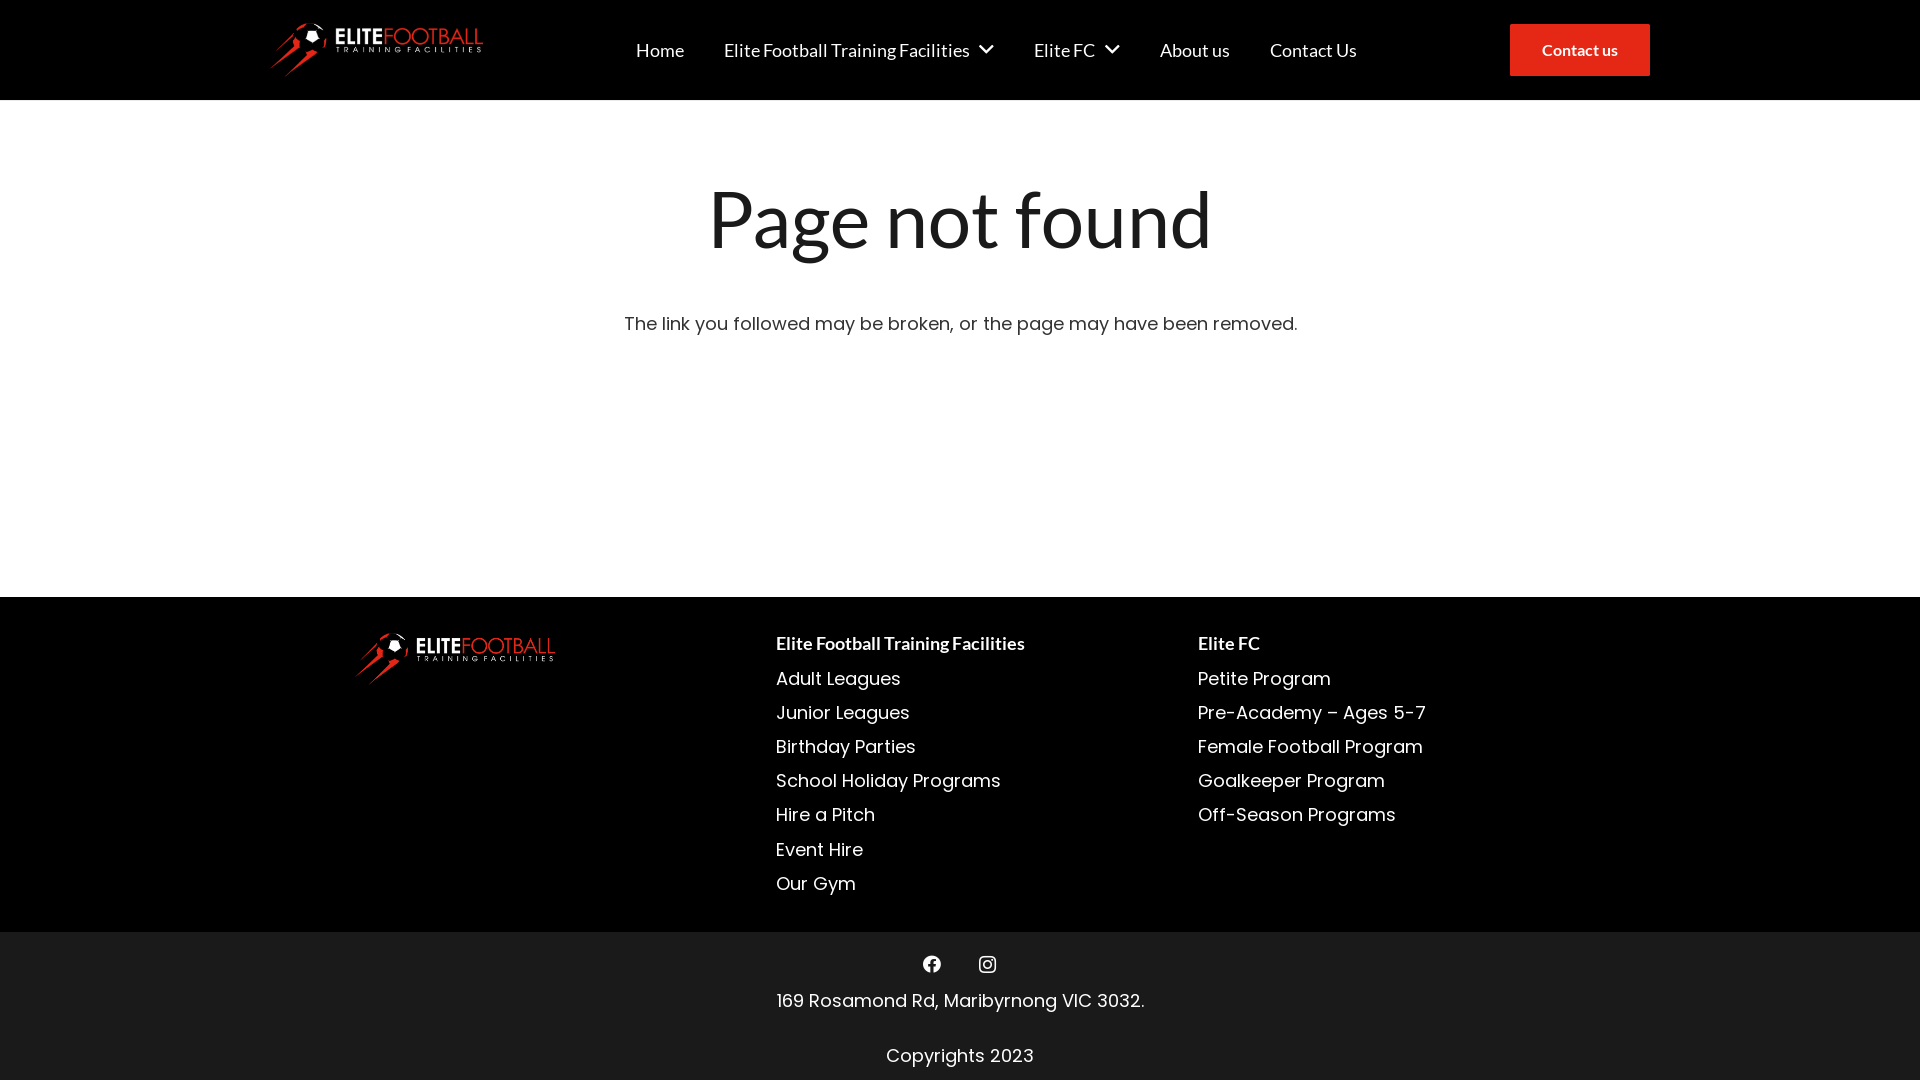 This screenshot has height=1080, width=1920. What do you see at coordinates (1195, 49) in the screenshot?
I see `'About us'` at bounding box center [1195, 49].